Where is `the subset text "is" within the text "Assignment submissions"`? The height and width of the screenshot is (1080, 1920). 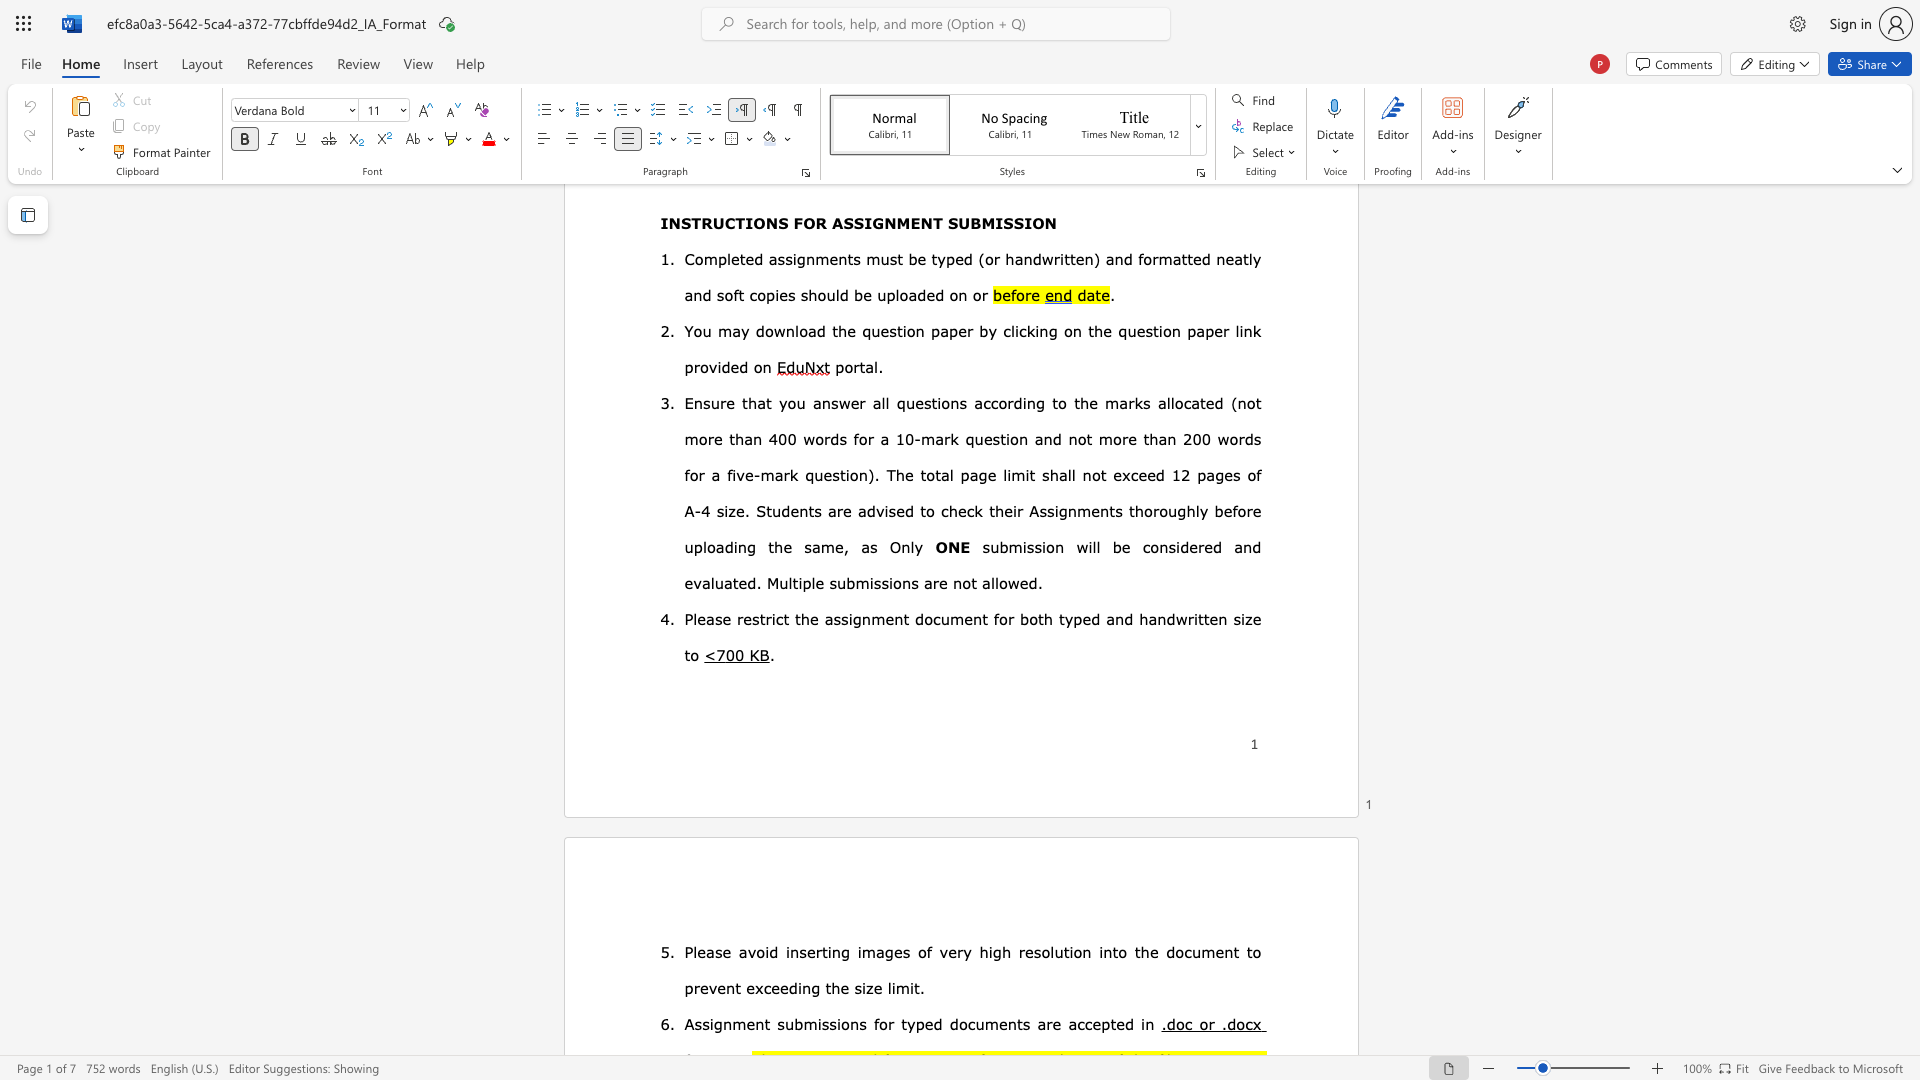
the subset text "is" within the text "Assignment submissions" is located at coordinates (817, 1023).